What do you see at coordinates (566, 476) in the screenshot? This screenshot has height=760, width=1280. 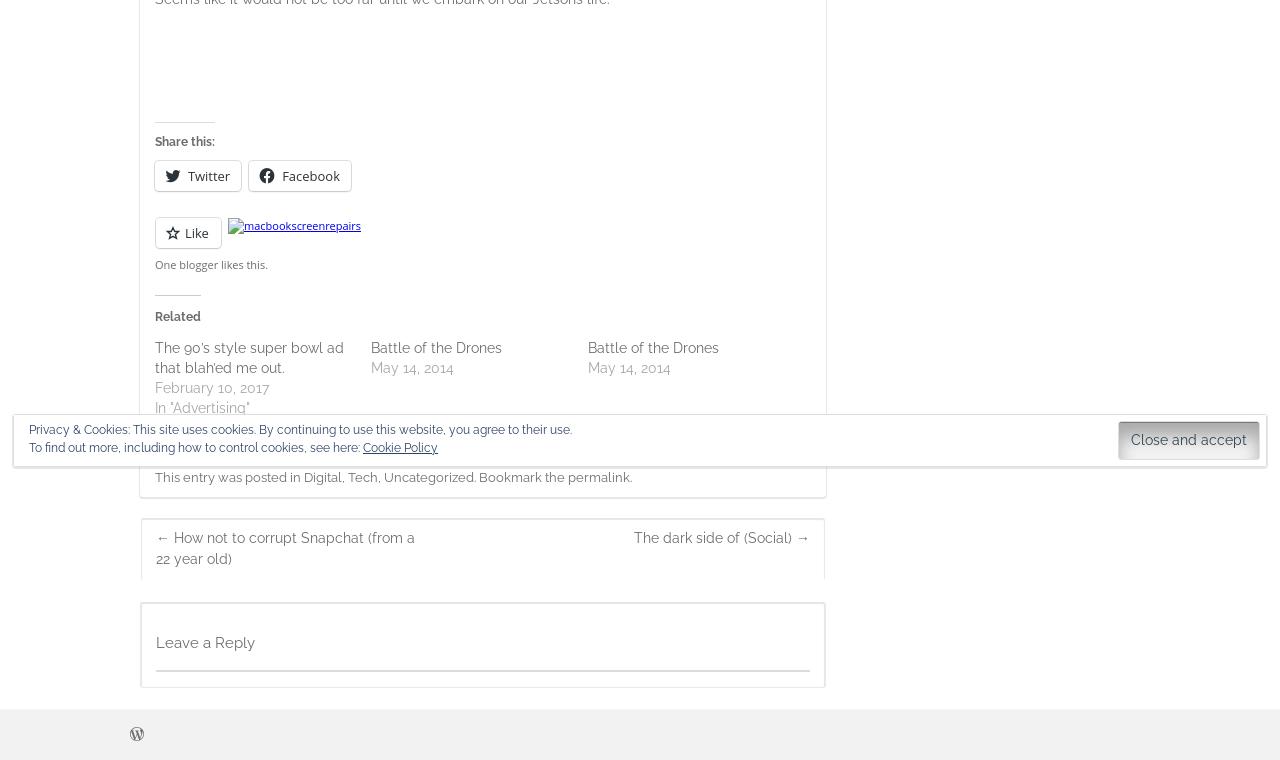 I see `'permalink'` at bounding box center [566, 476].